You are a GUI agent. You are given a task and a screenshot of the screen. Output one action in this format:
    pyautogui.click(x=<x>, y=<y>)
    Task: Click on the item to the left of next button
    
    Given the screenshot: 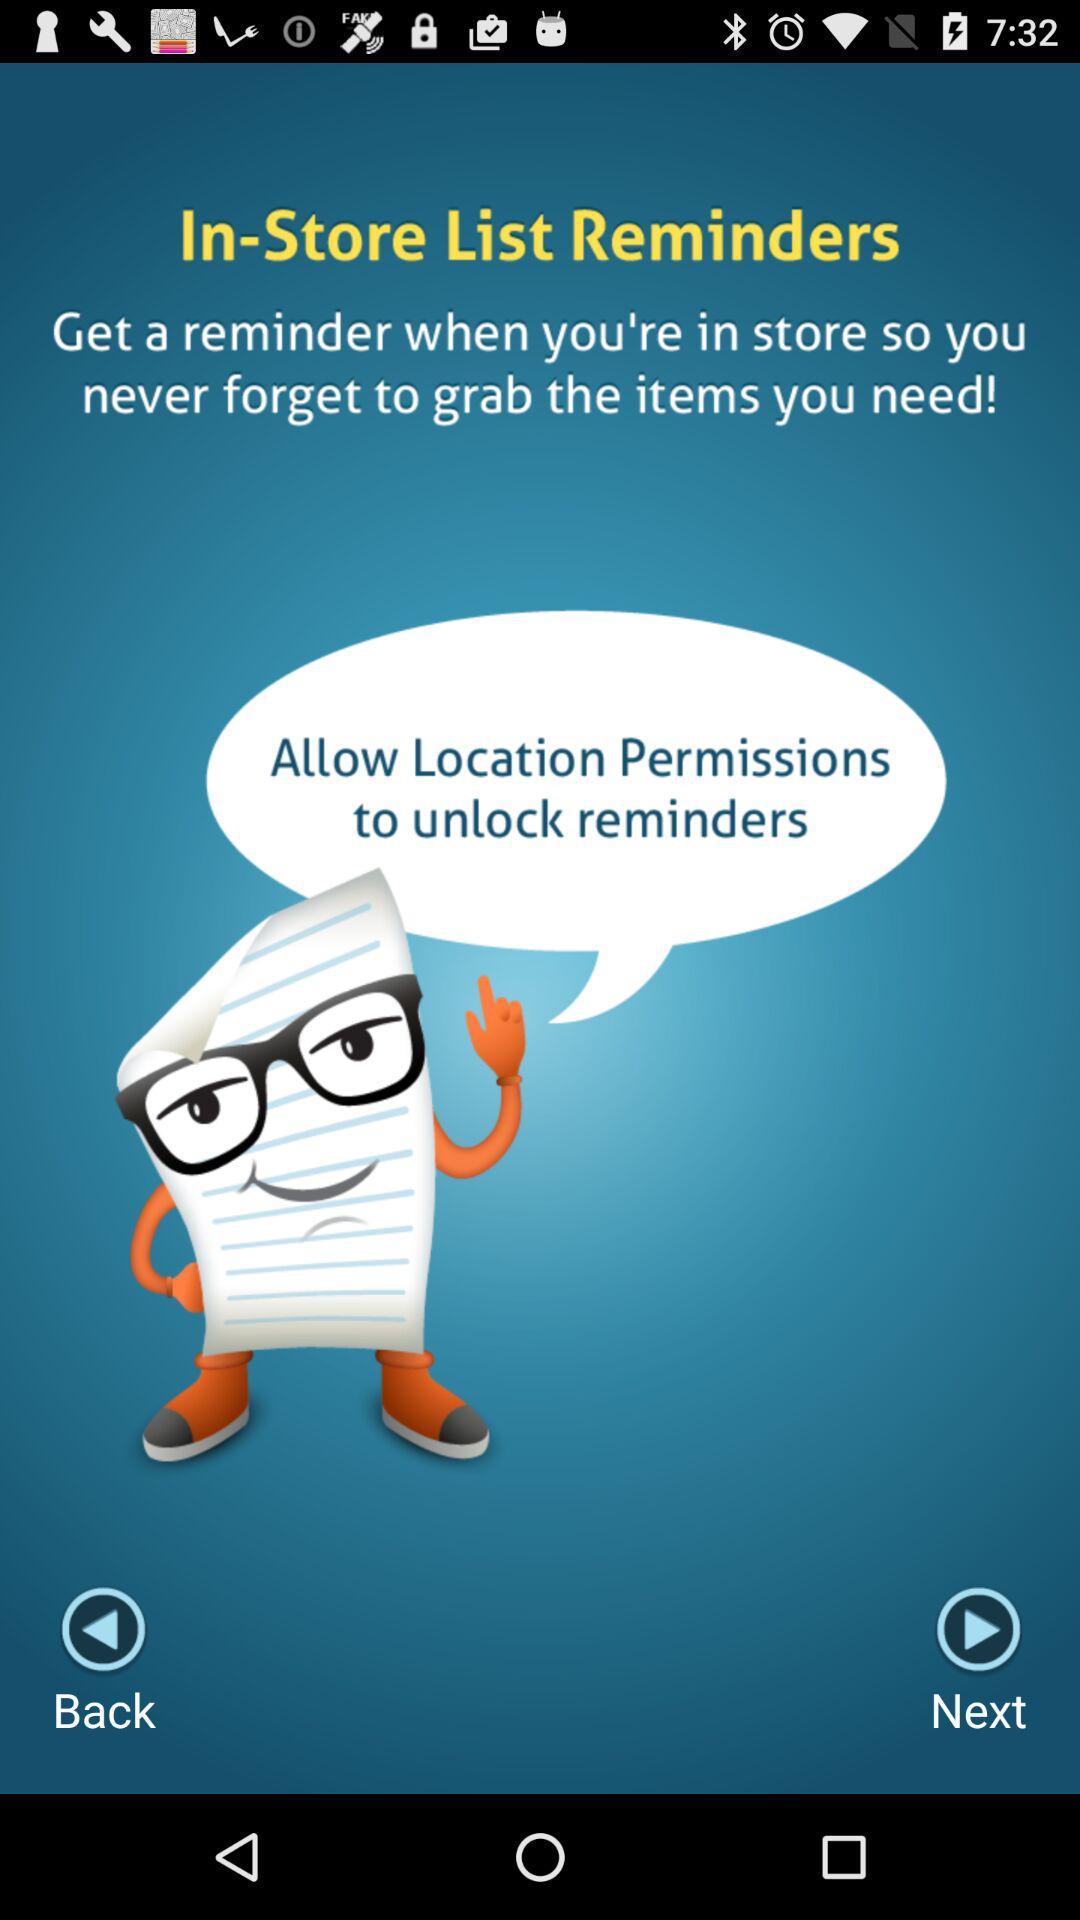 What is the action you would take?
    pyautogui.click(x=104, y=1663)
    